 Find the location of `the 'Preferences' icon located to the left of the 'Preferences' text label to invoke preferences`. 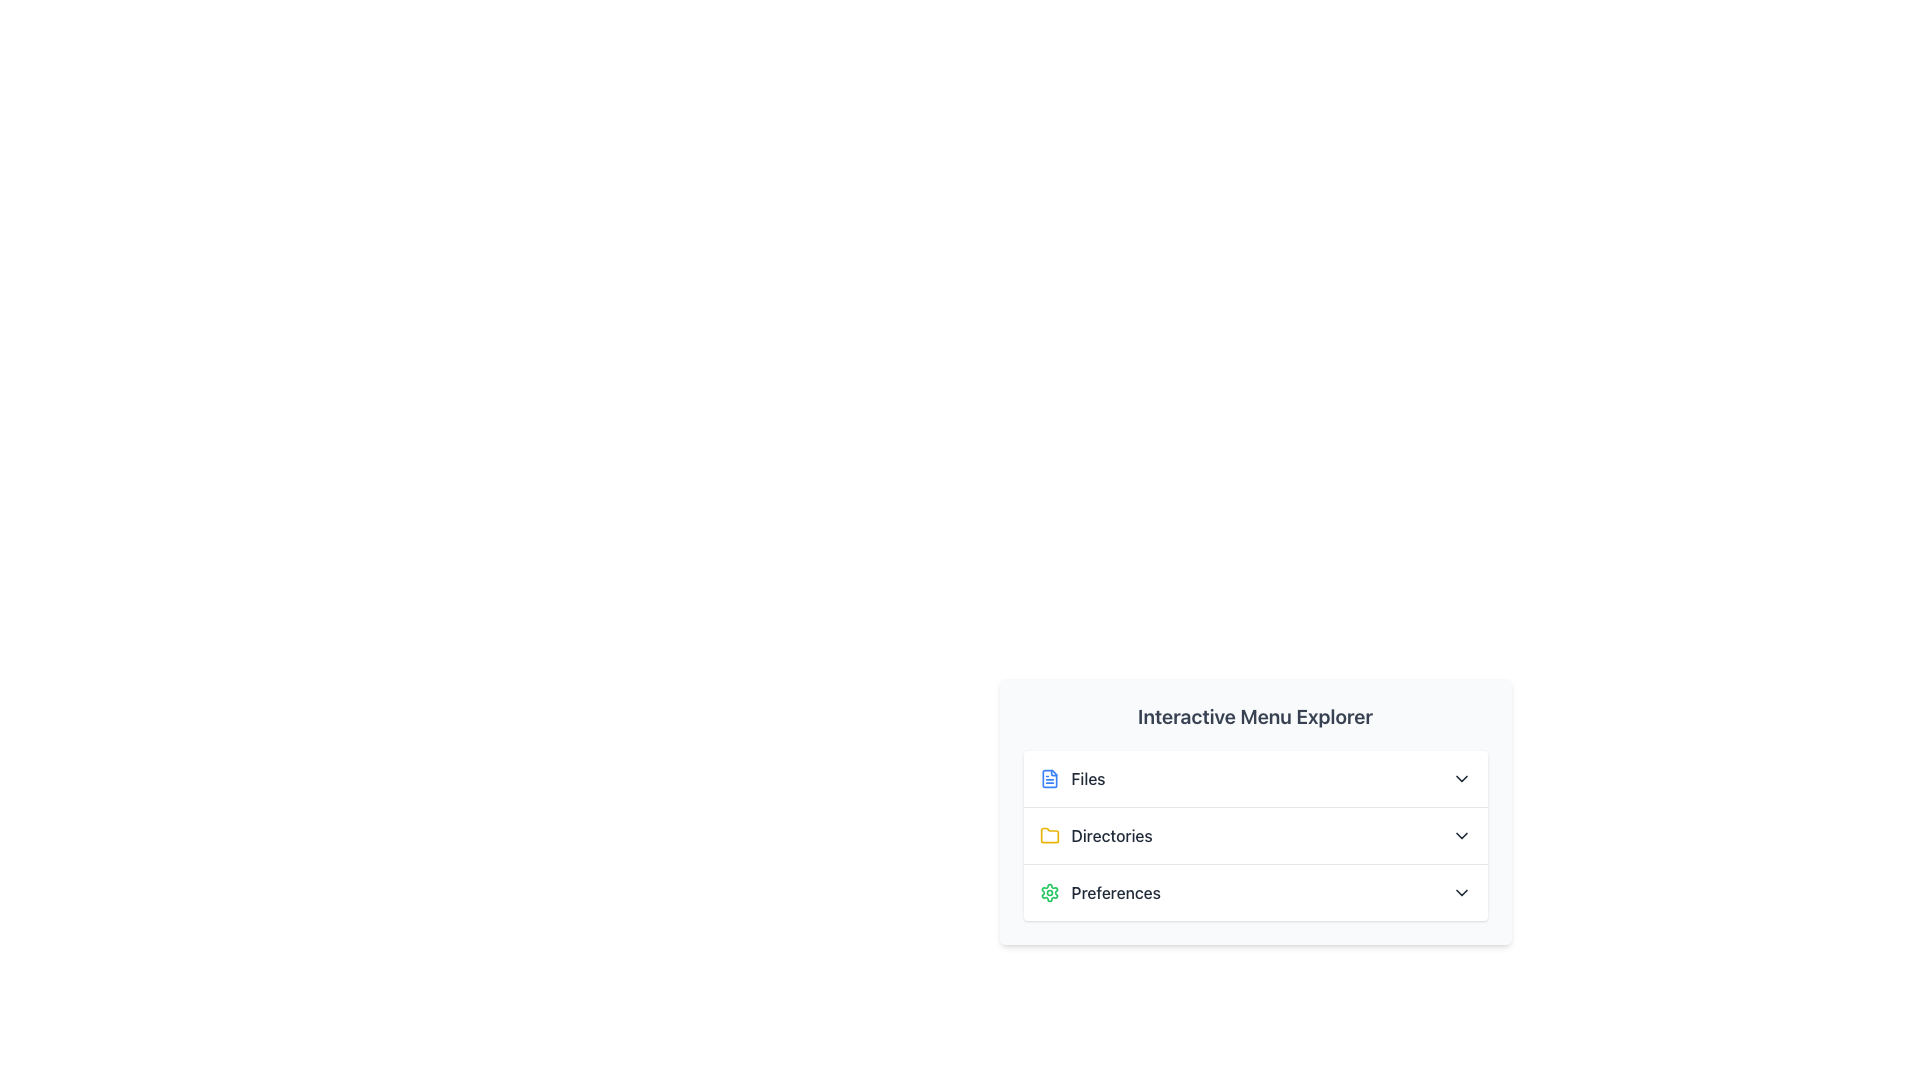

the 'Preferences' icon located to the left of the 'Preferences' text label to invoke preferences is located at coordinates (1048, 892).